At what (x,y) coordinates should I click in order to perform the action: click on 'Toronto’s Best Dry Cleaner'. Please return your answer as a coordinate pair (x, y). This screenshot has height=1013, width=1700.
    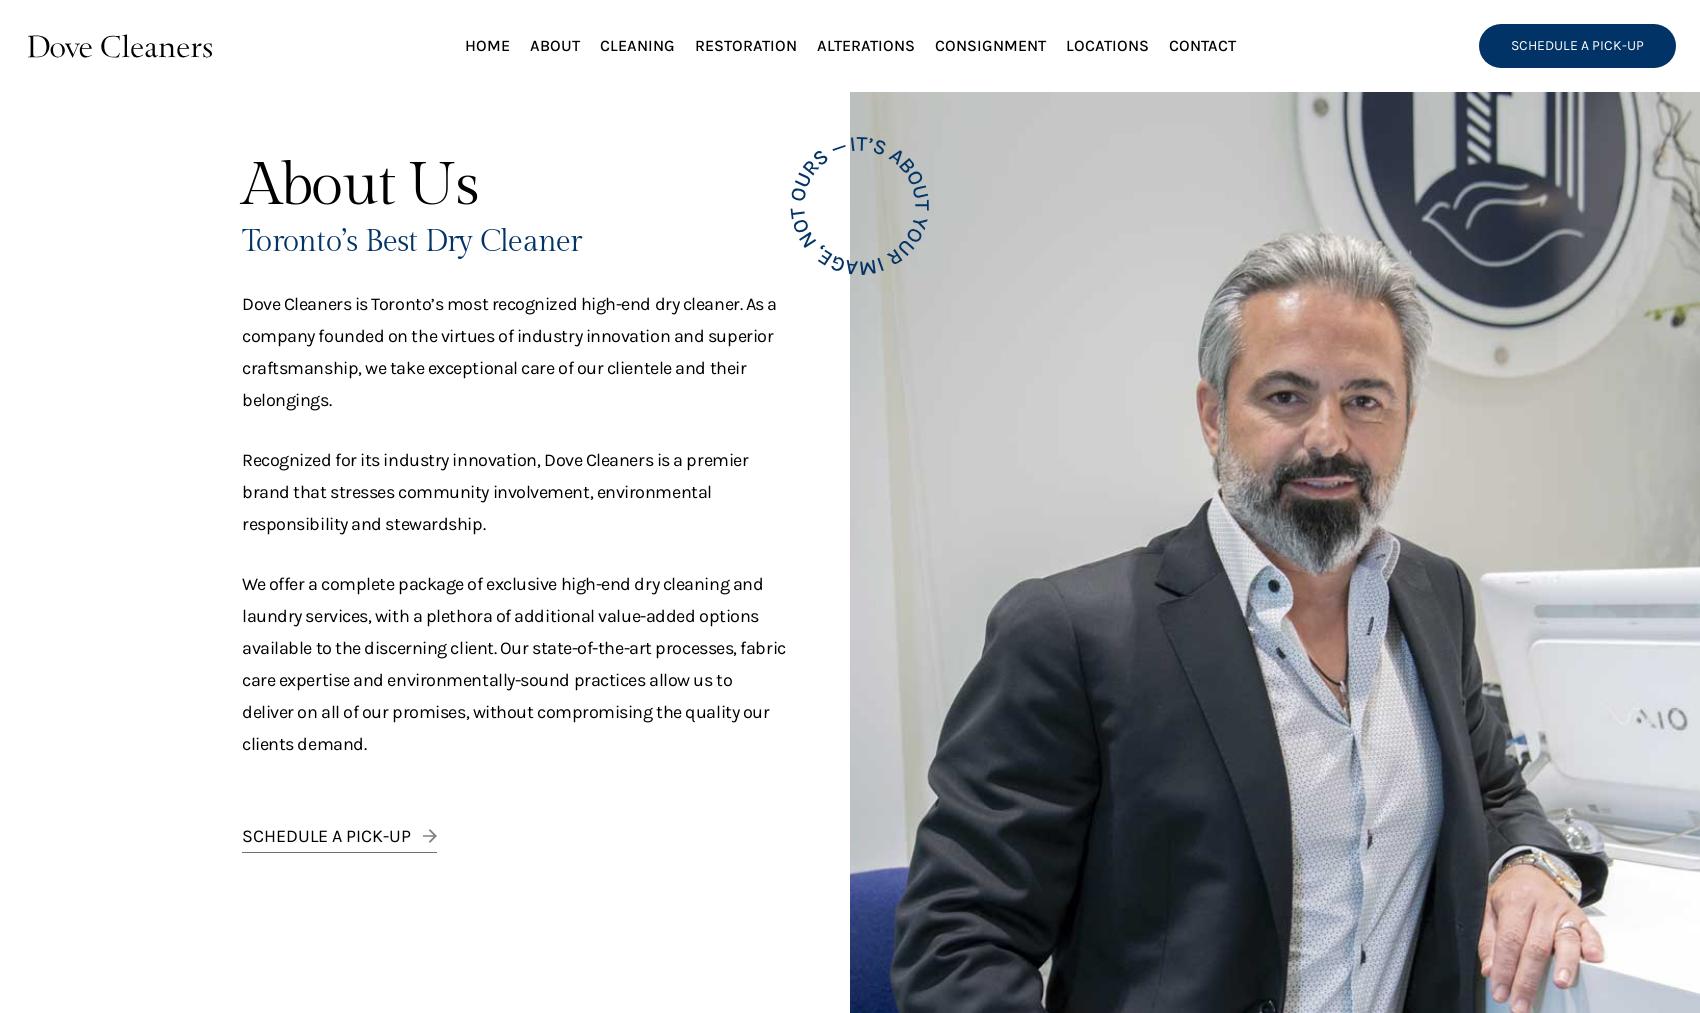
    Looking at the image, I should click on (410, 241).